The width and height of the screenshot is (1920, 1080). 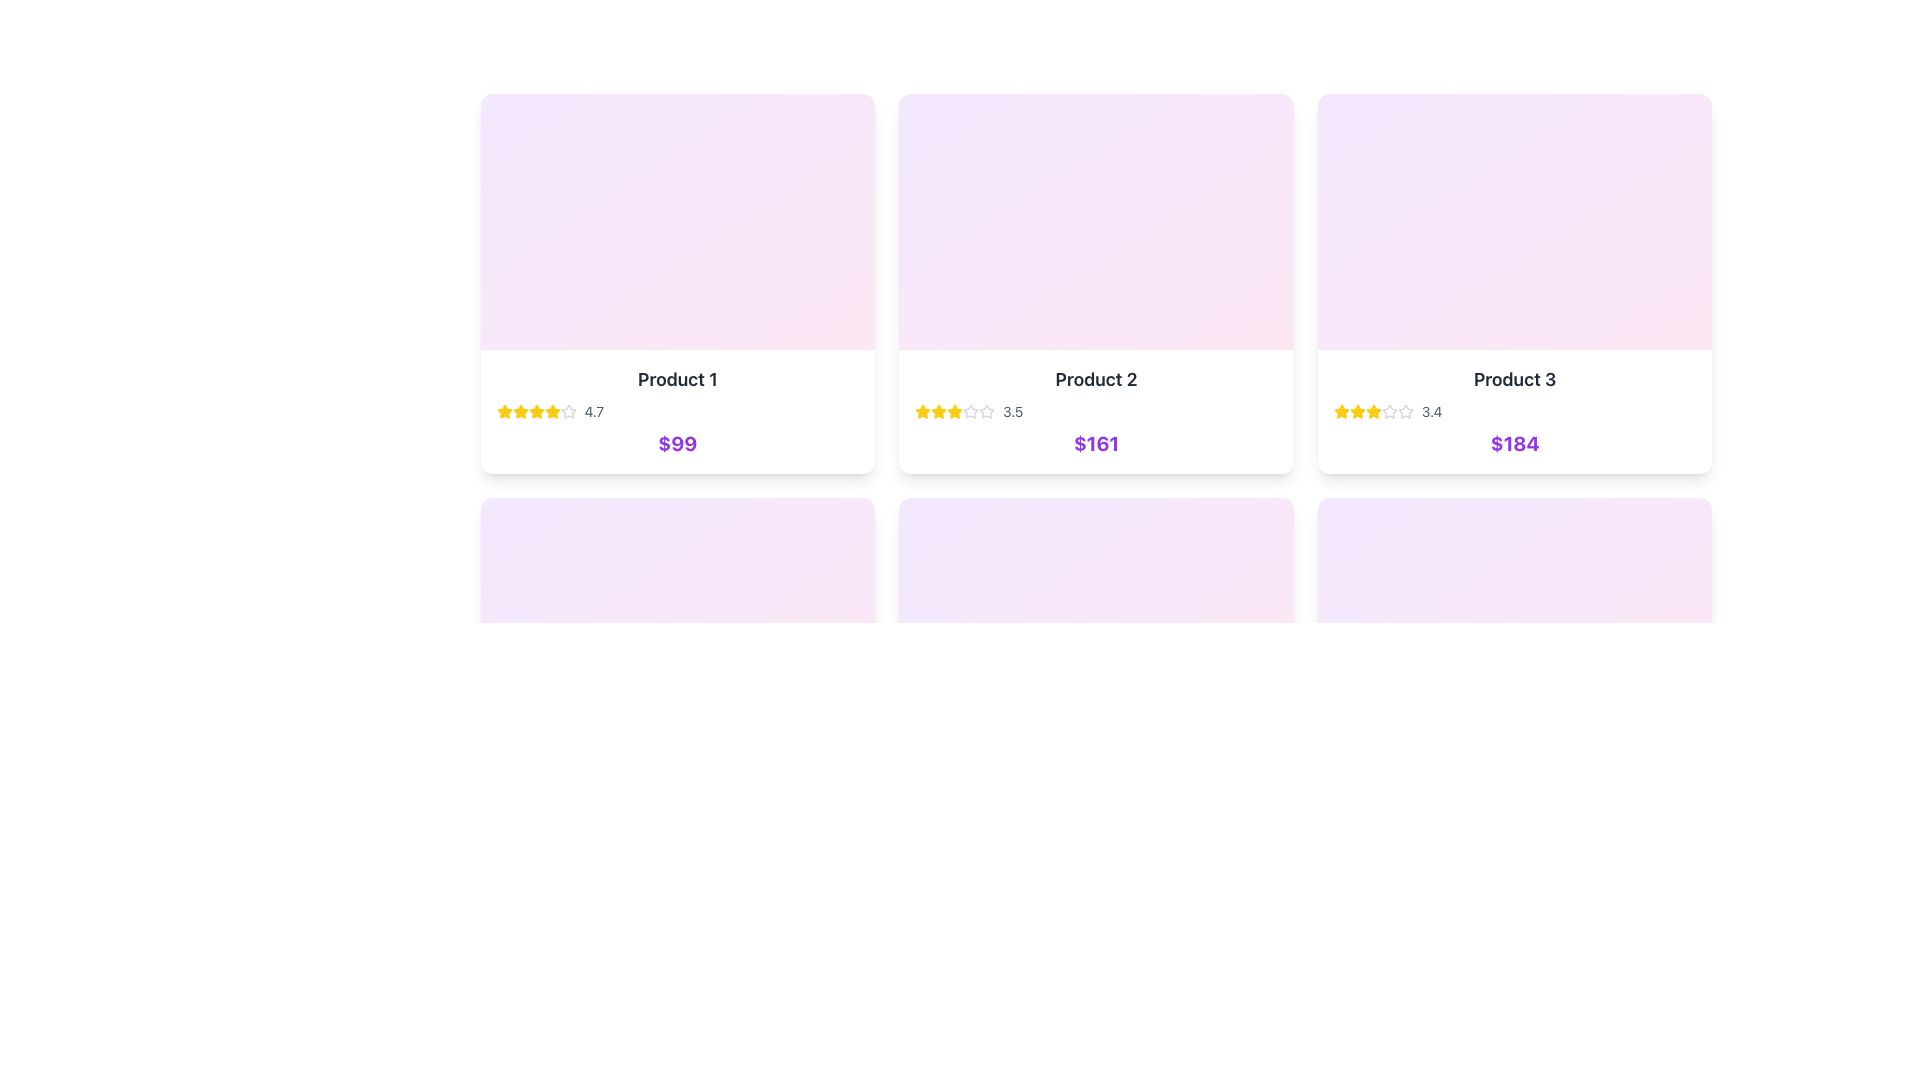 What do you see at coordinates (1262, 527) in the screenshot?
I see `the visibility toggle button located at the top-right corner of the product card` at bounding box center [1262, 527].